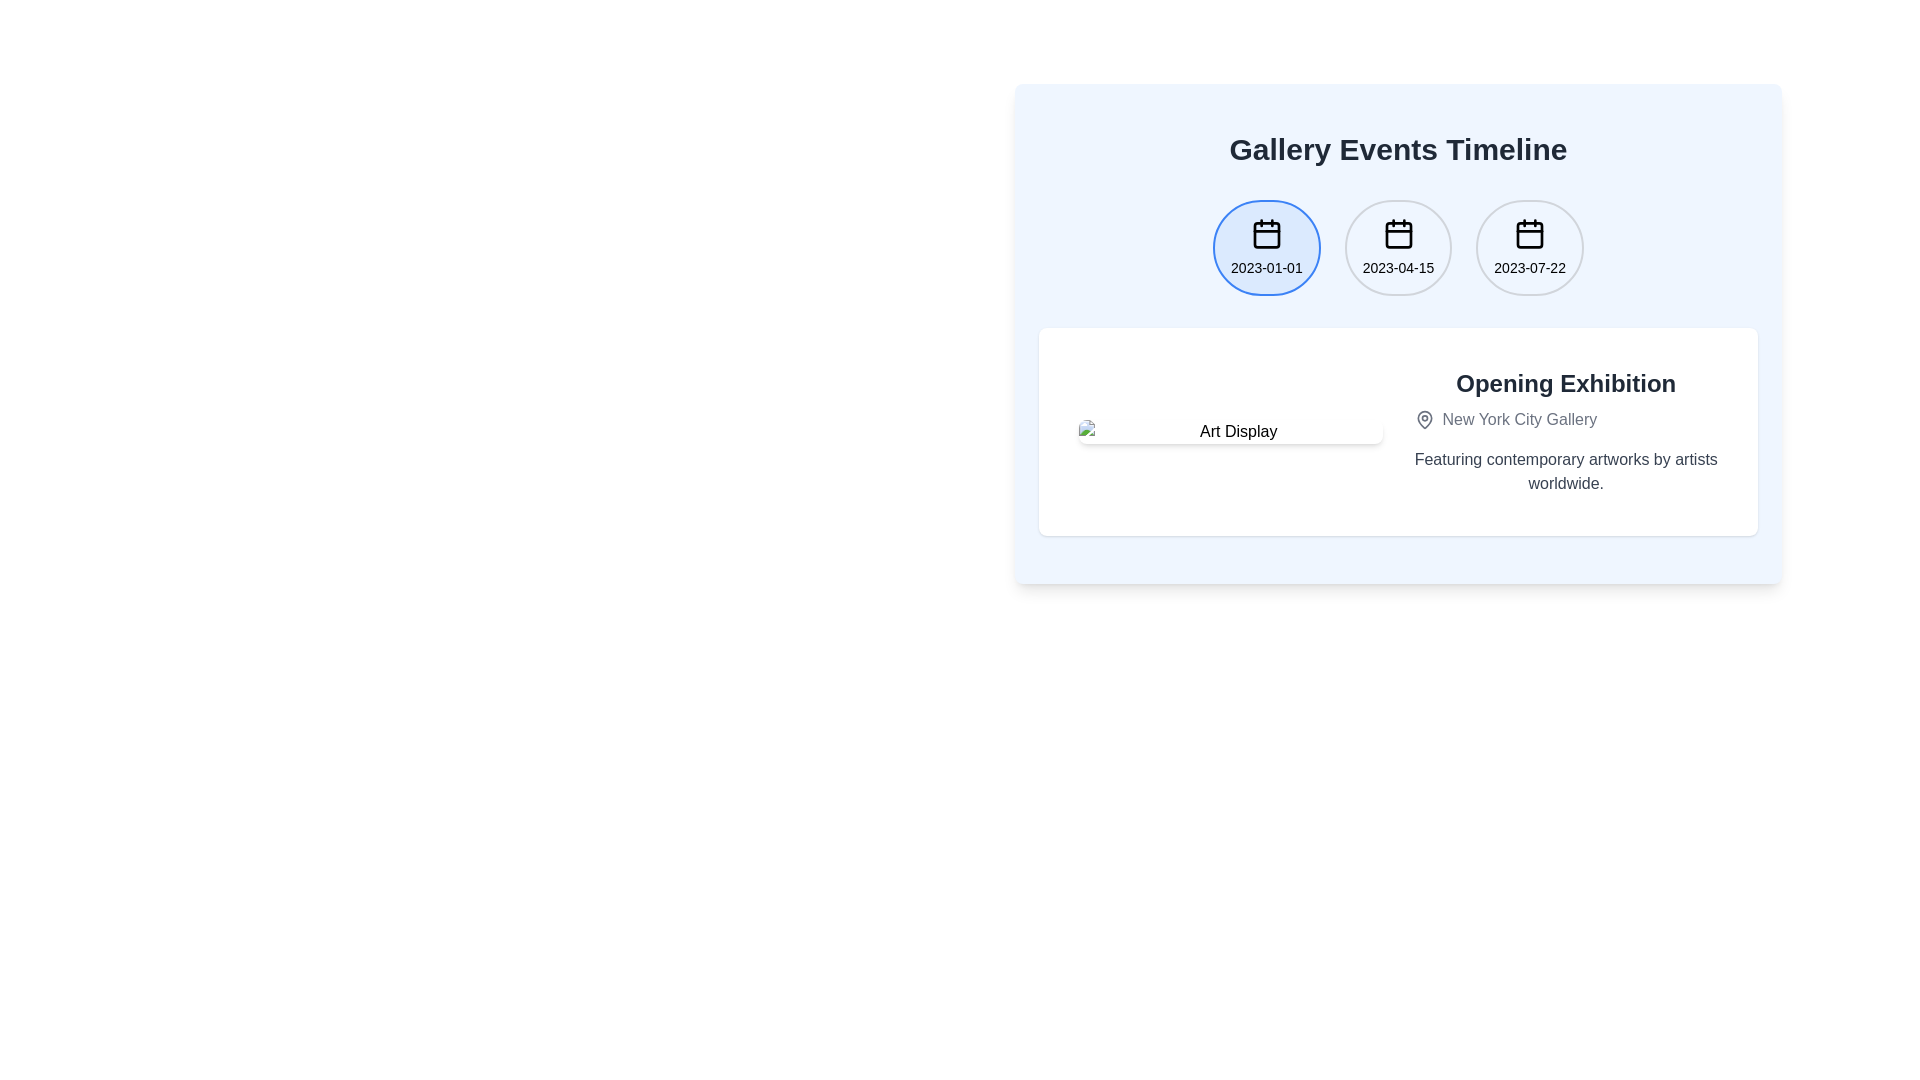 This screenshot has width=1920, height=1080. Describe the element at coordinates (1265, 266) in the screenshot. I see `text label displaying the date '2023-01-01' which is part of a highlighted circular card located below a calendar icon in a timeline view` at that location.